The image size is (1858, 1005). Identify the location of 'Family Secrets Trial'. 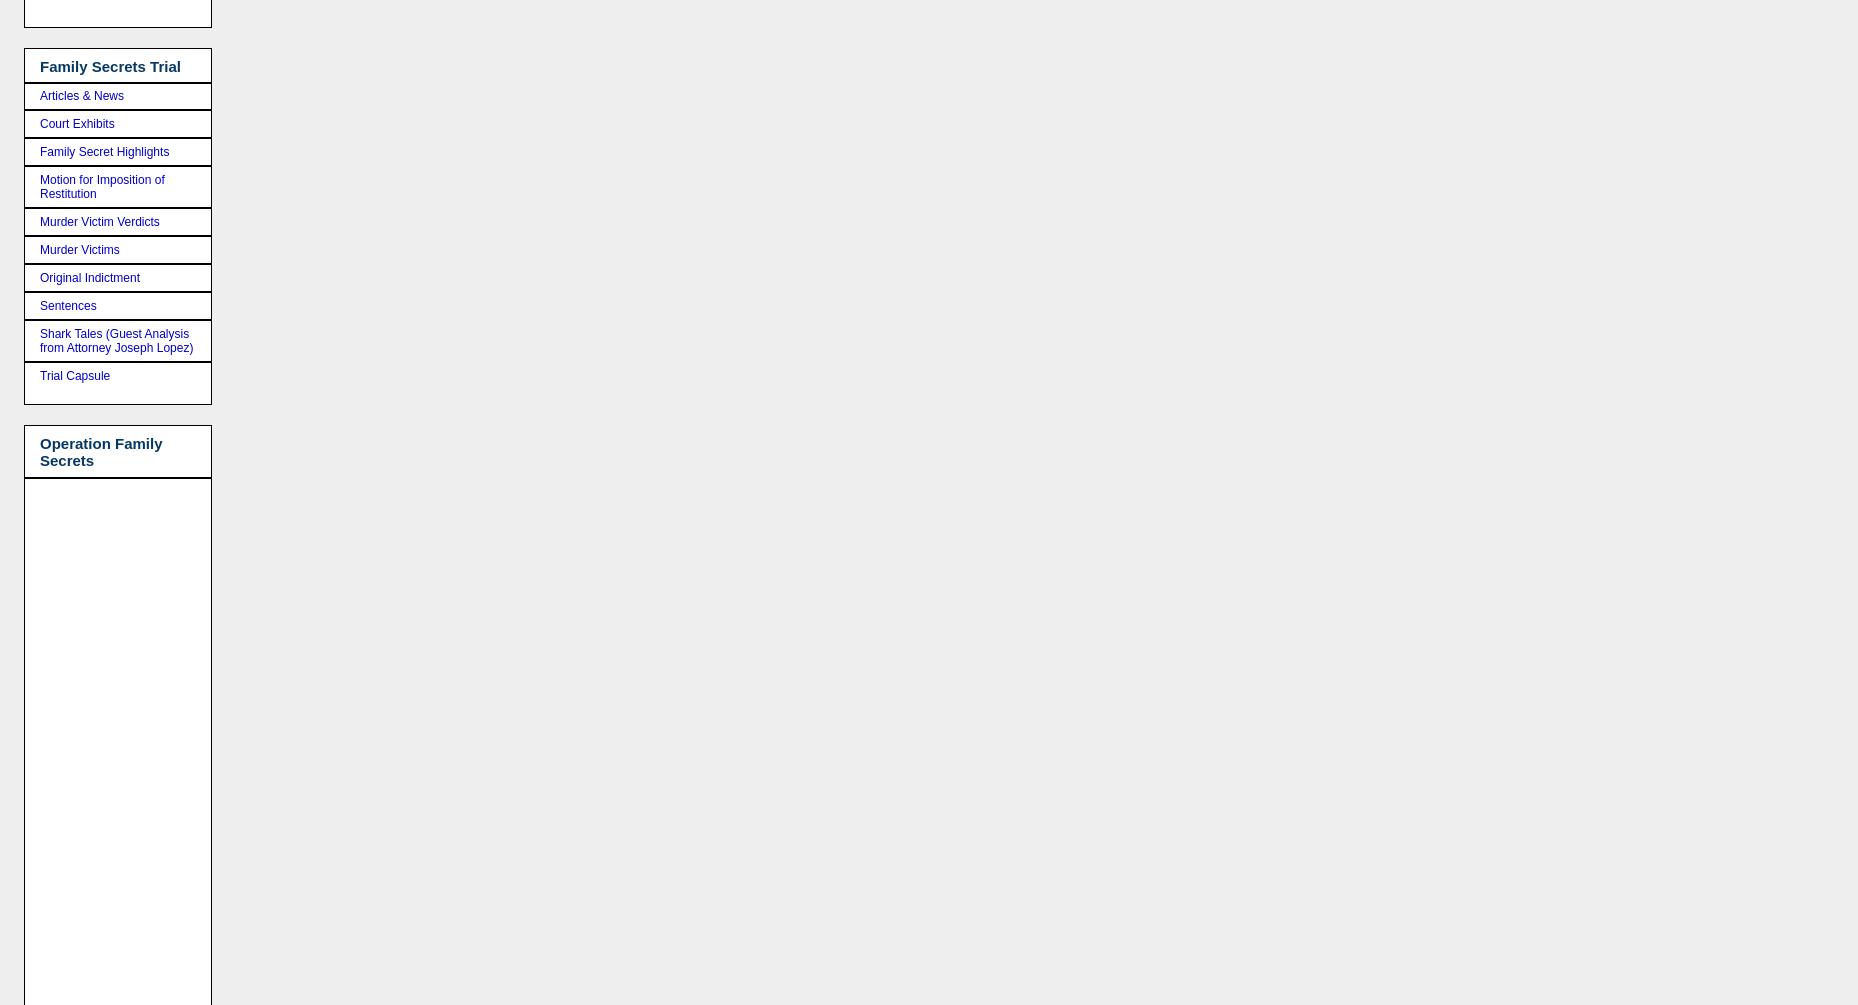
(38, 65).